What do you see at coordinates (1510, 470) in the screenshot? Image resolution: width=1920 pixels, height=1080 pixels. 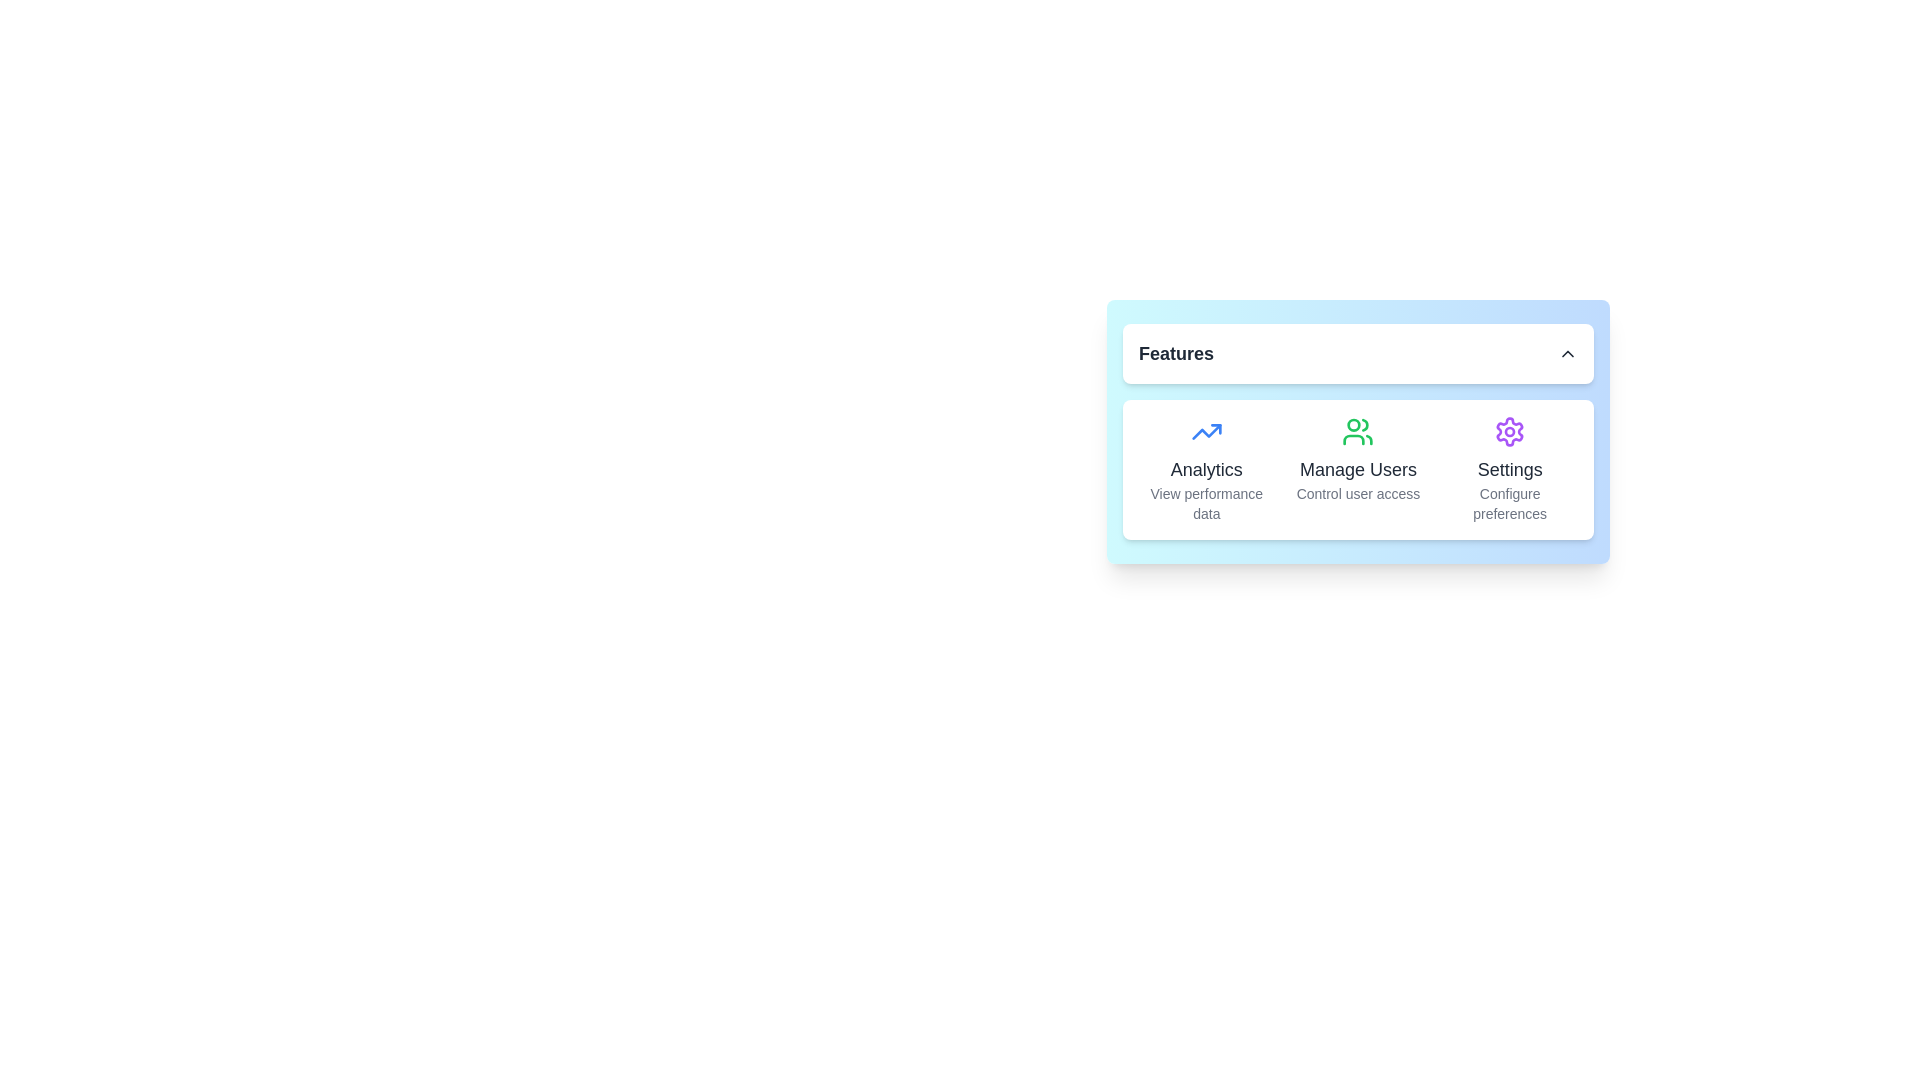 I see `the settings button located in the third column of the grid, adjacent to 'Manage Users'` at bounding box center [1510, 470].